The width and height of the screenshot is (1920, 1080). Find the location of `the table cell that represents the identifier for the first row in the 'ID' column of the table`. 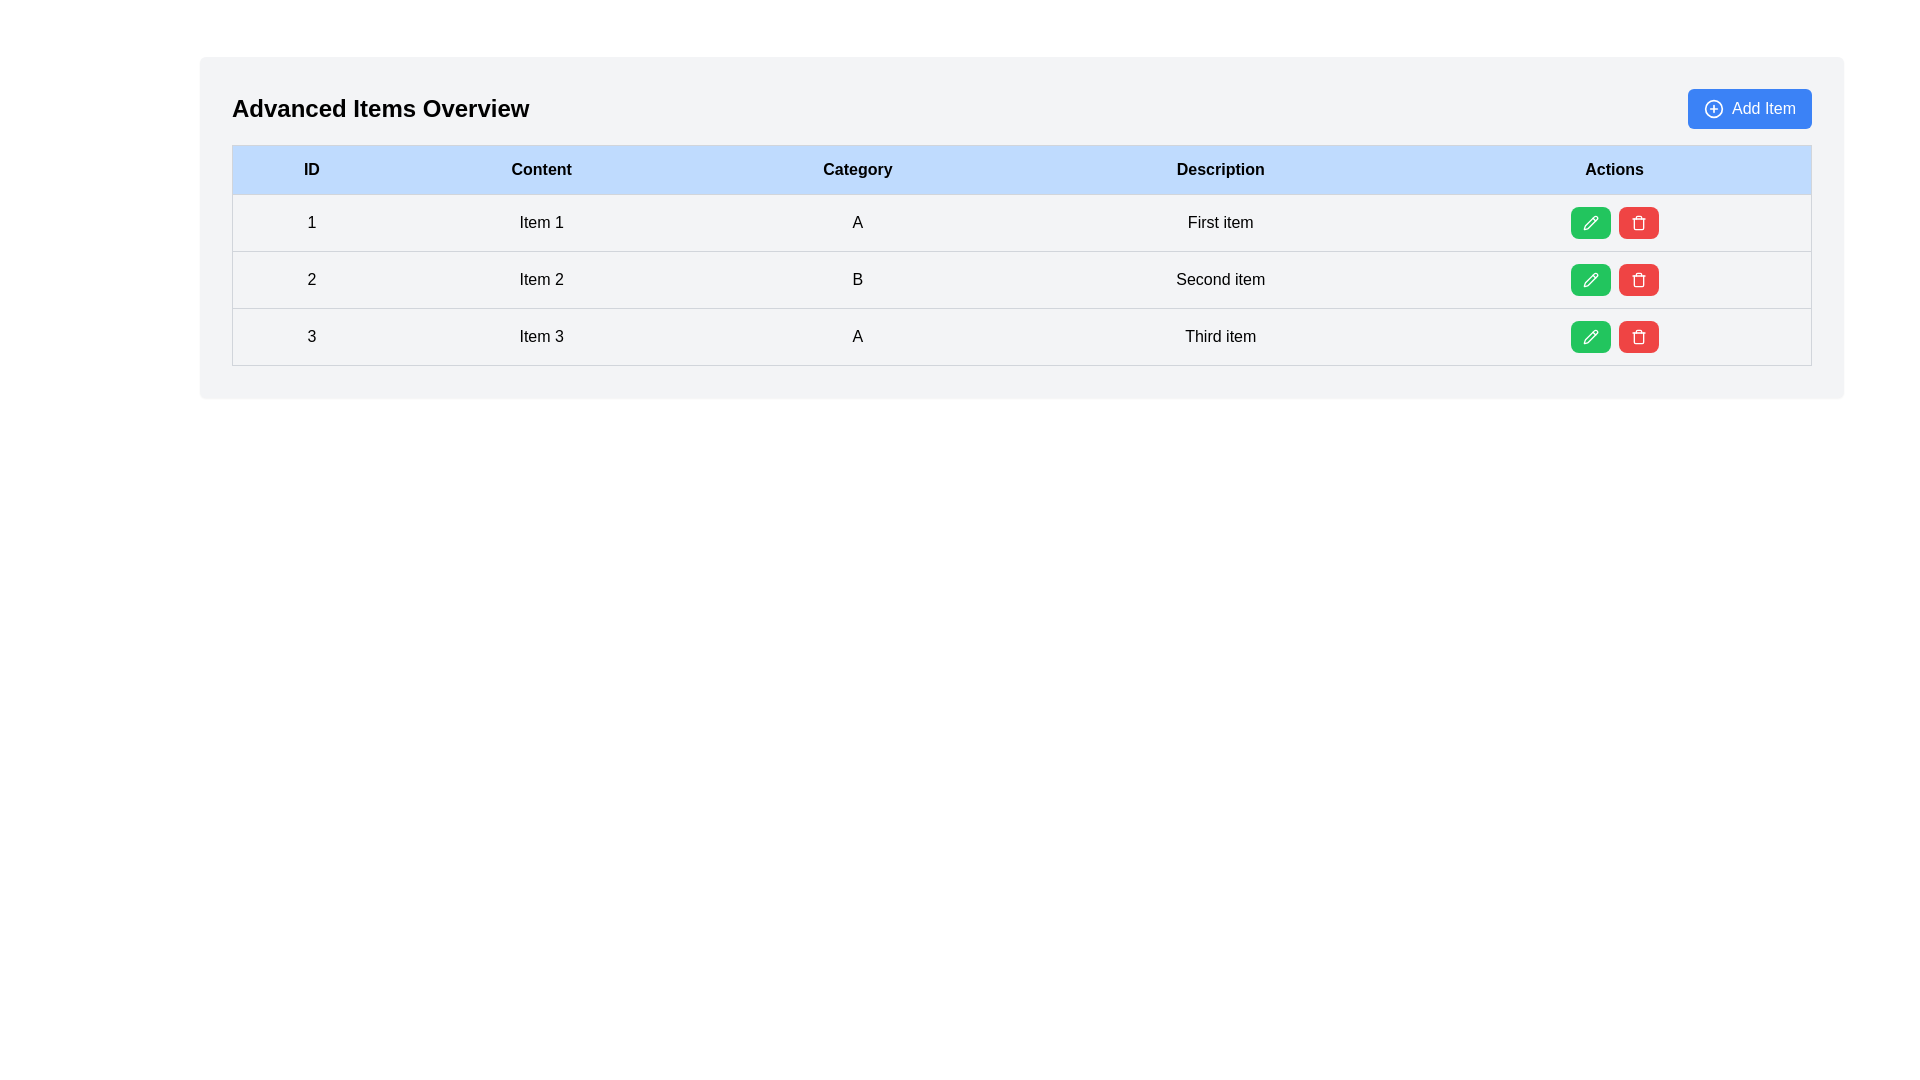

the table cell that represents the identifier for the first row in the 'ID' column of the table is located at coordinates (310, 223).